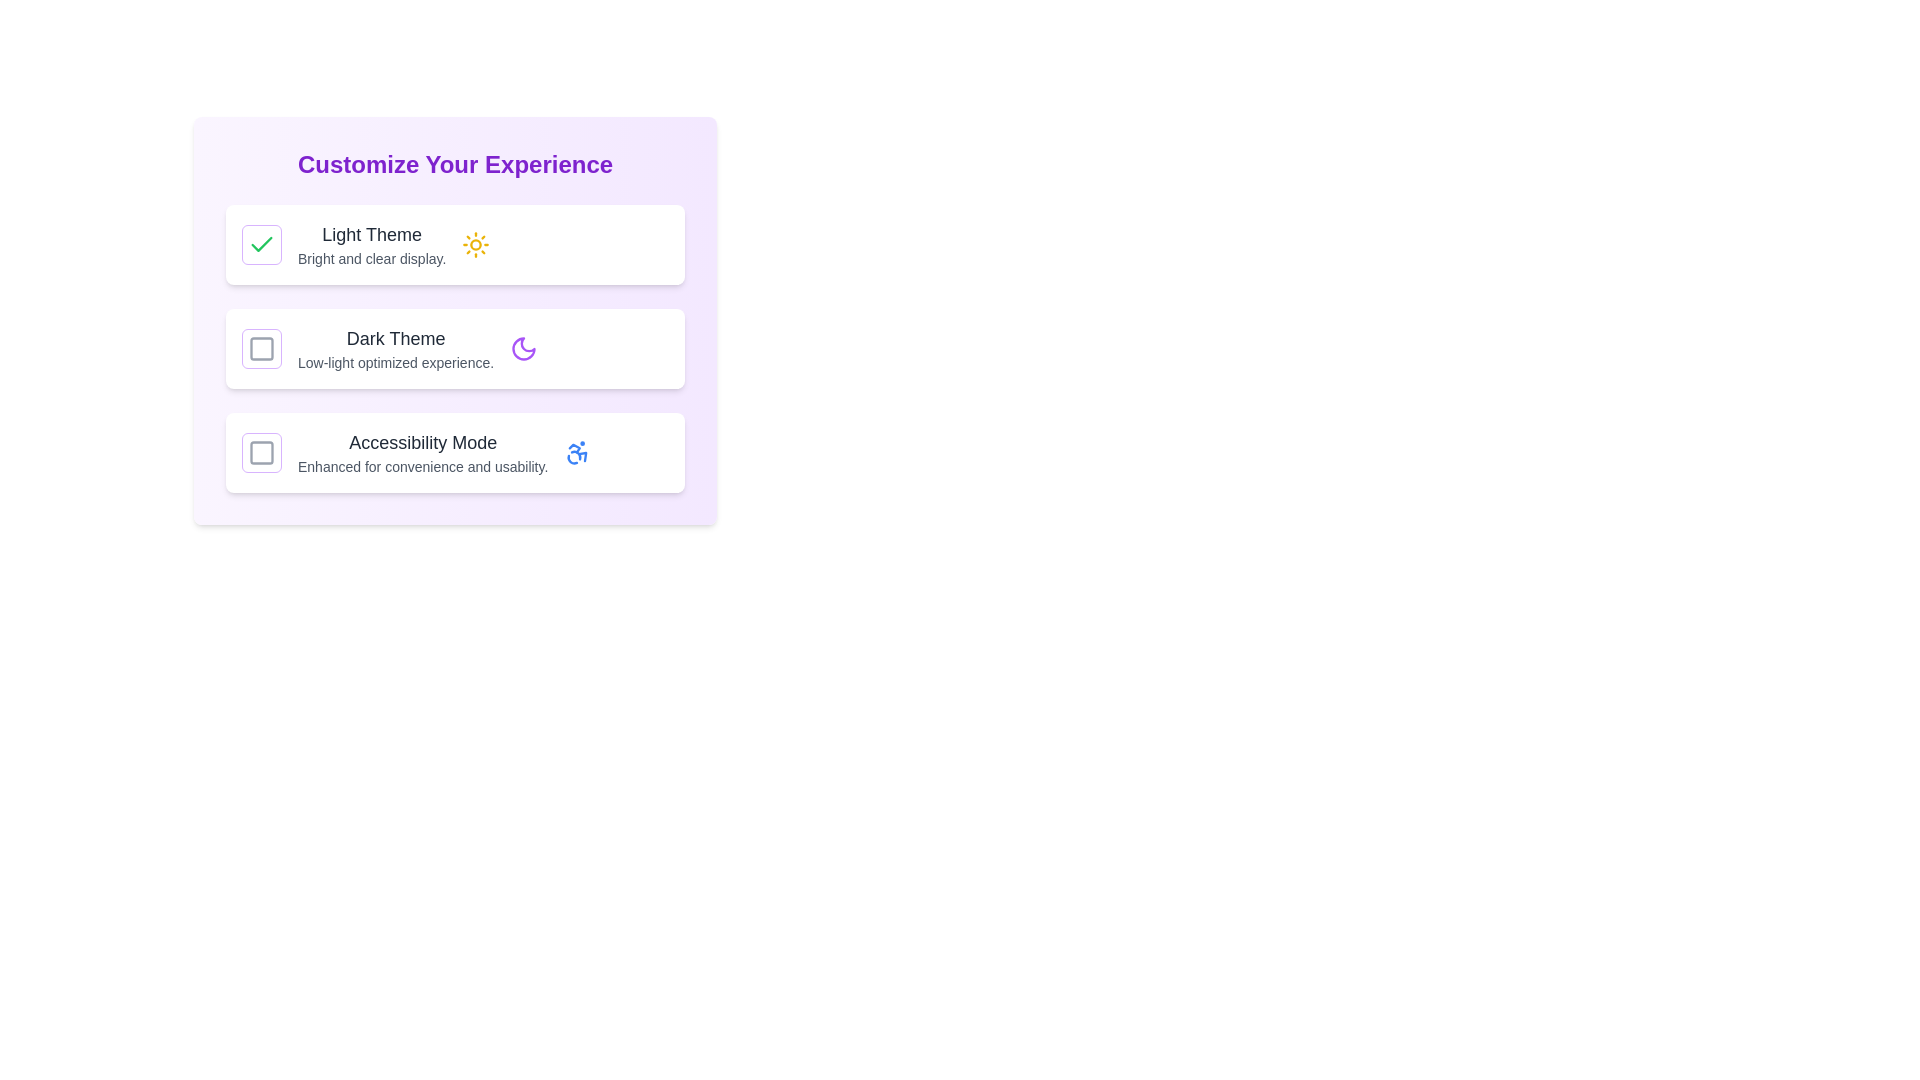 The height and width of the screenshot is (1080, 1920). I want to click on the 'Dark Theme' card component, which is the second card, so click(454, 347).